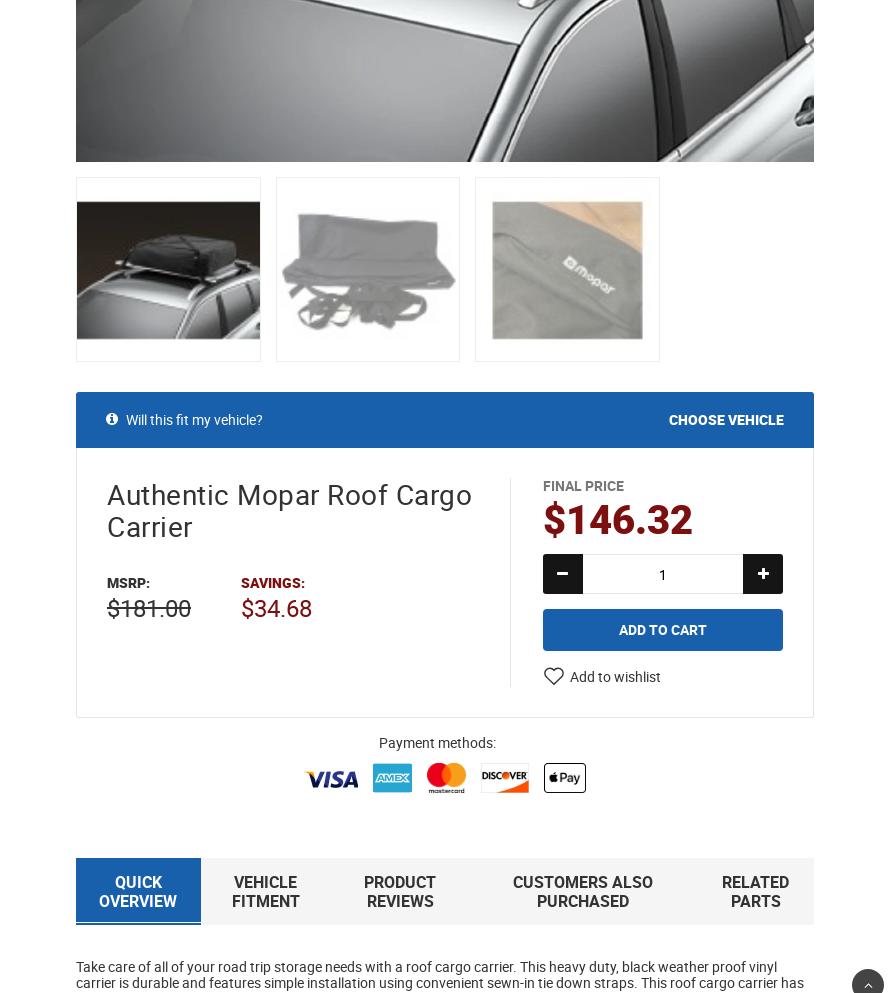 This screenshot has height=993, width=890. Describe the element at coordinates (567, 675) in the screenshot. I see `'Add to wishlist'` at that location.